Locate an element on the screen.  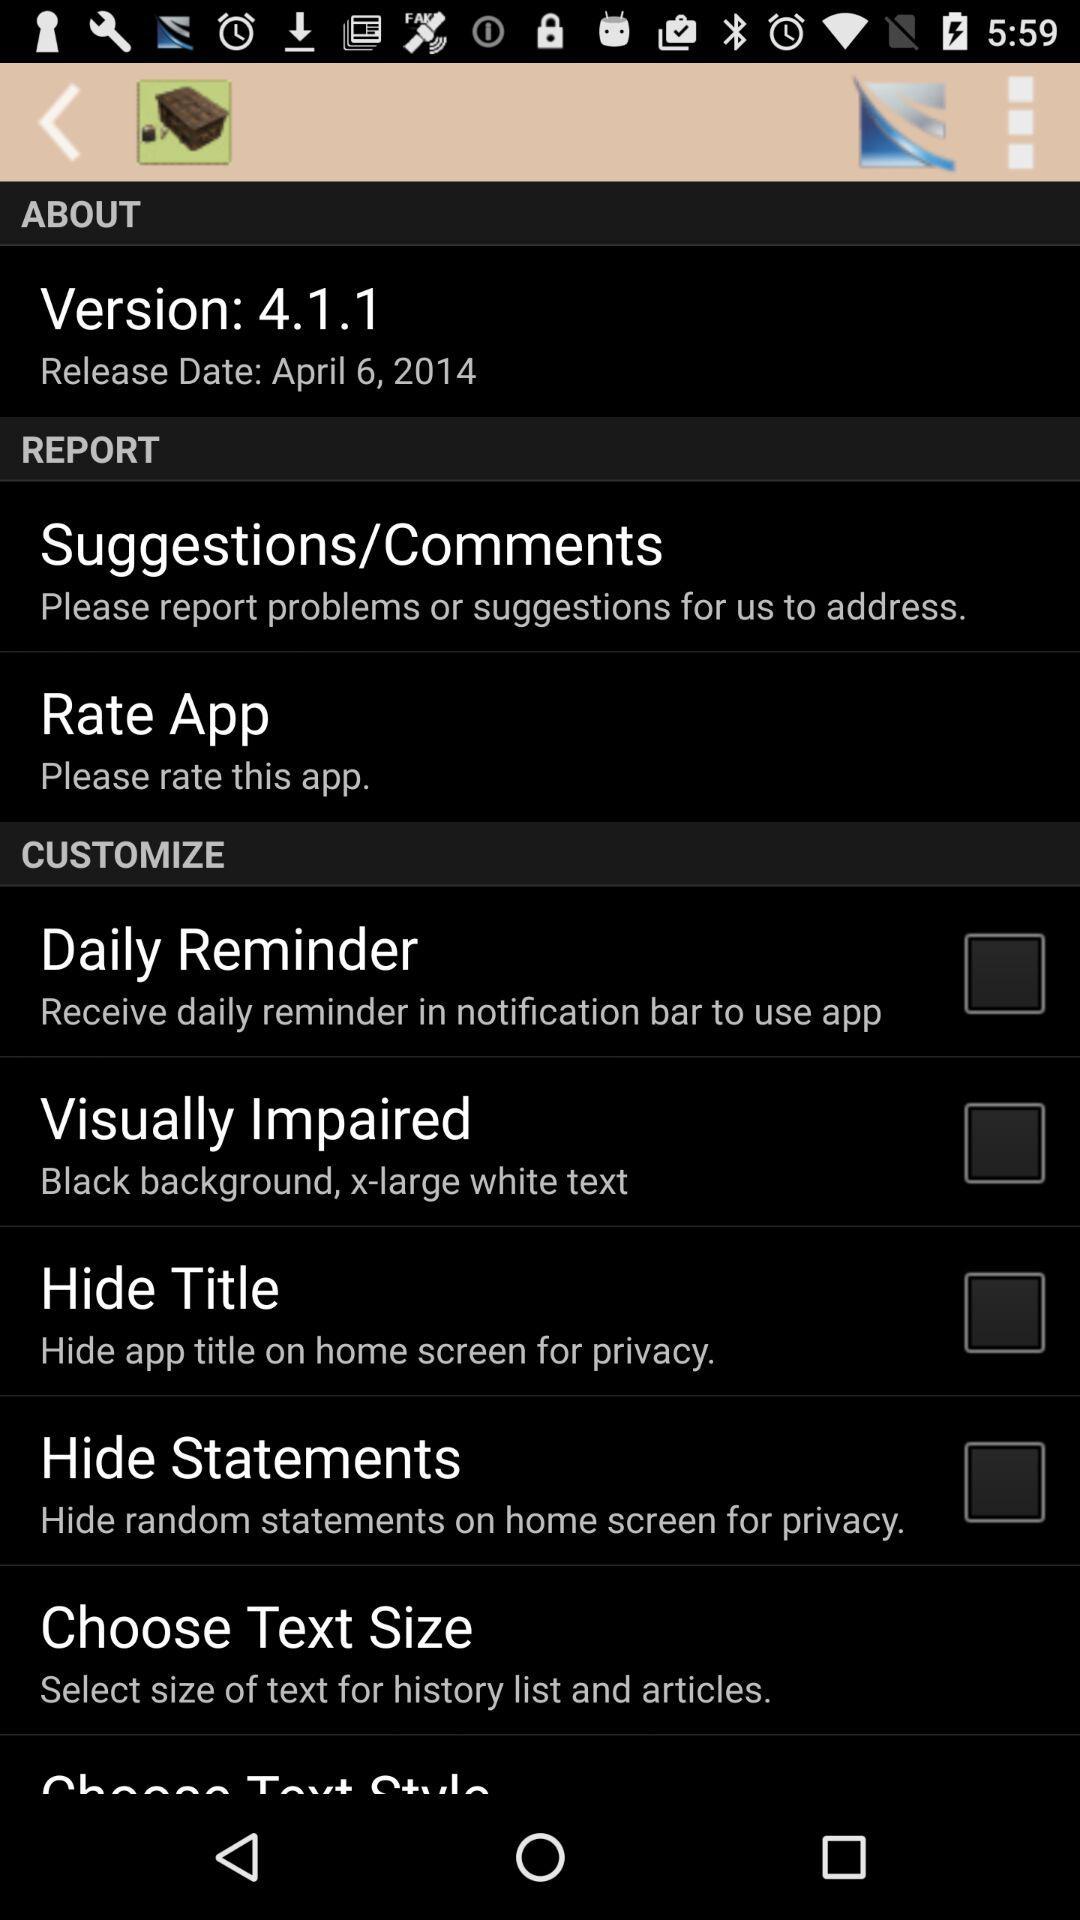
app above the black background x item is located at coordinates (255, 1115).